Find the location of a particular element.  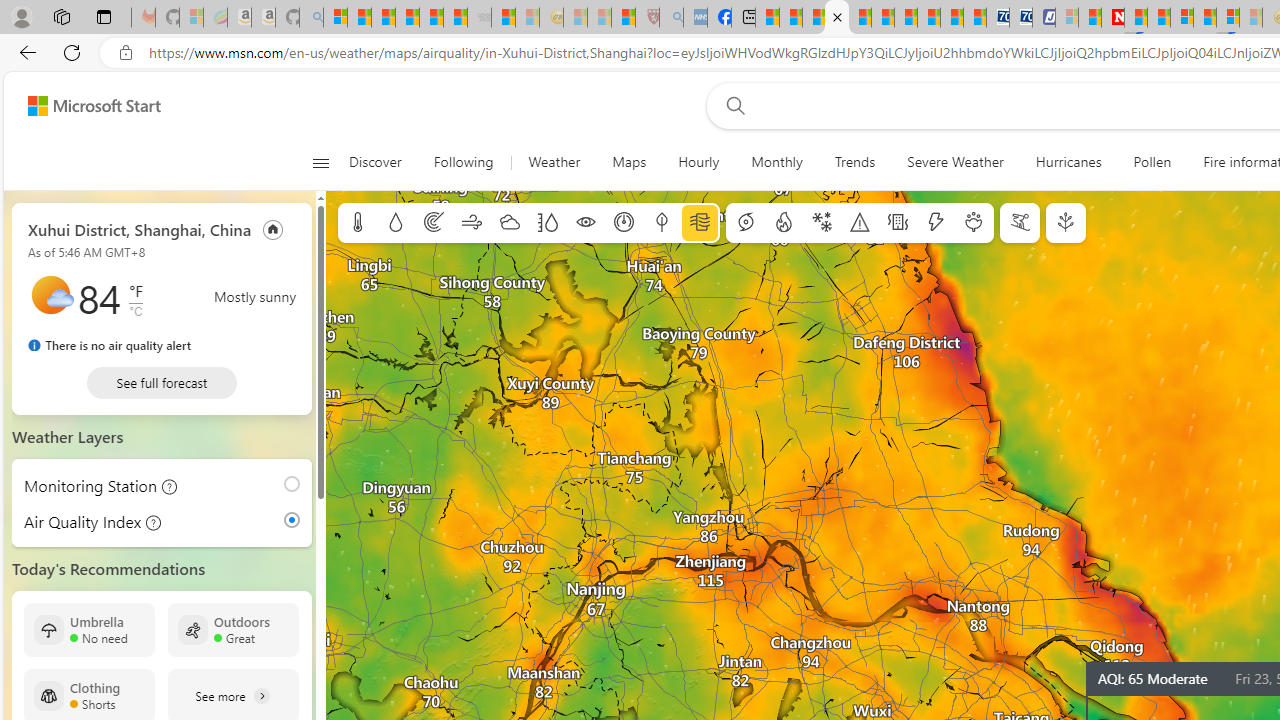

'Temperature' is located at coordinates (358, 223).